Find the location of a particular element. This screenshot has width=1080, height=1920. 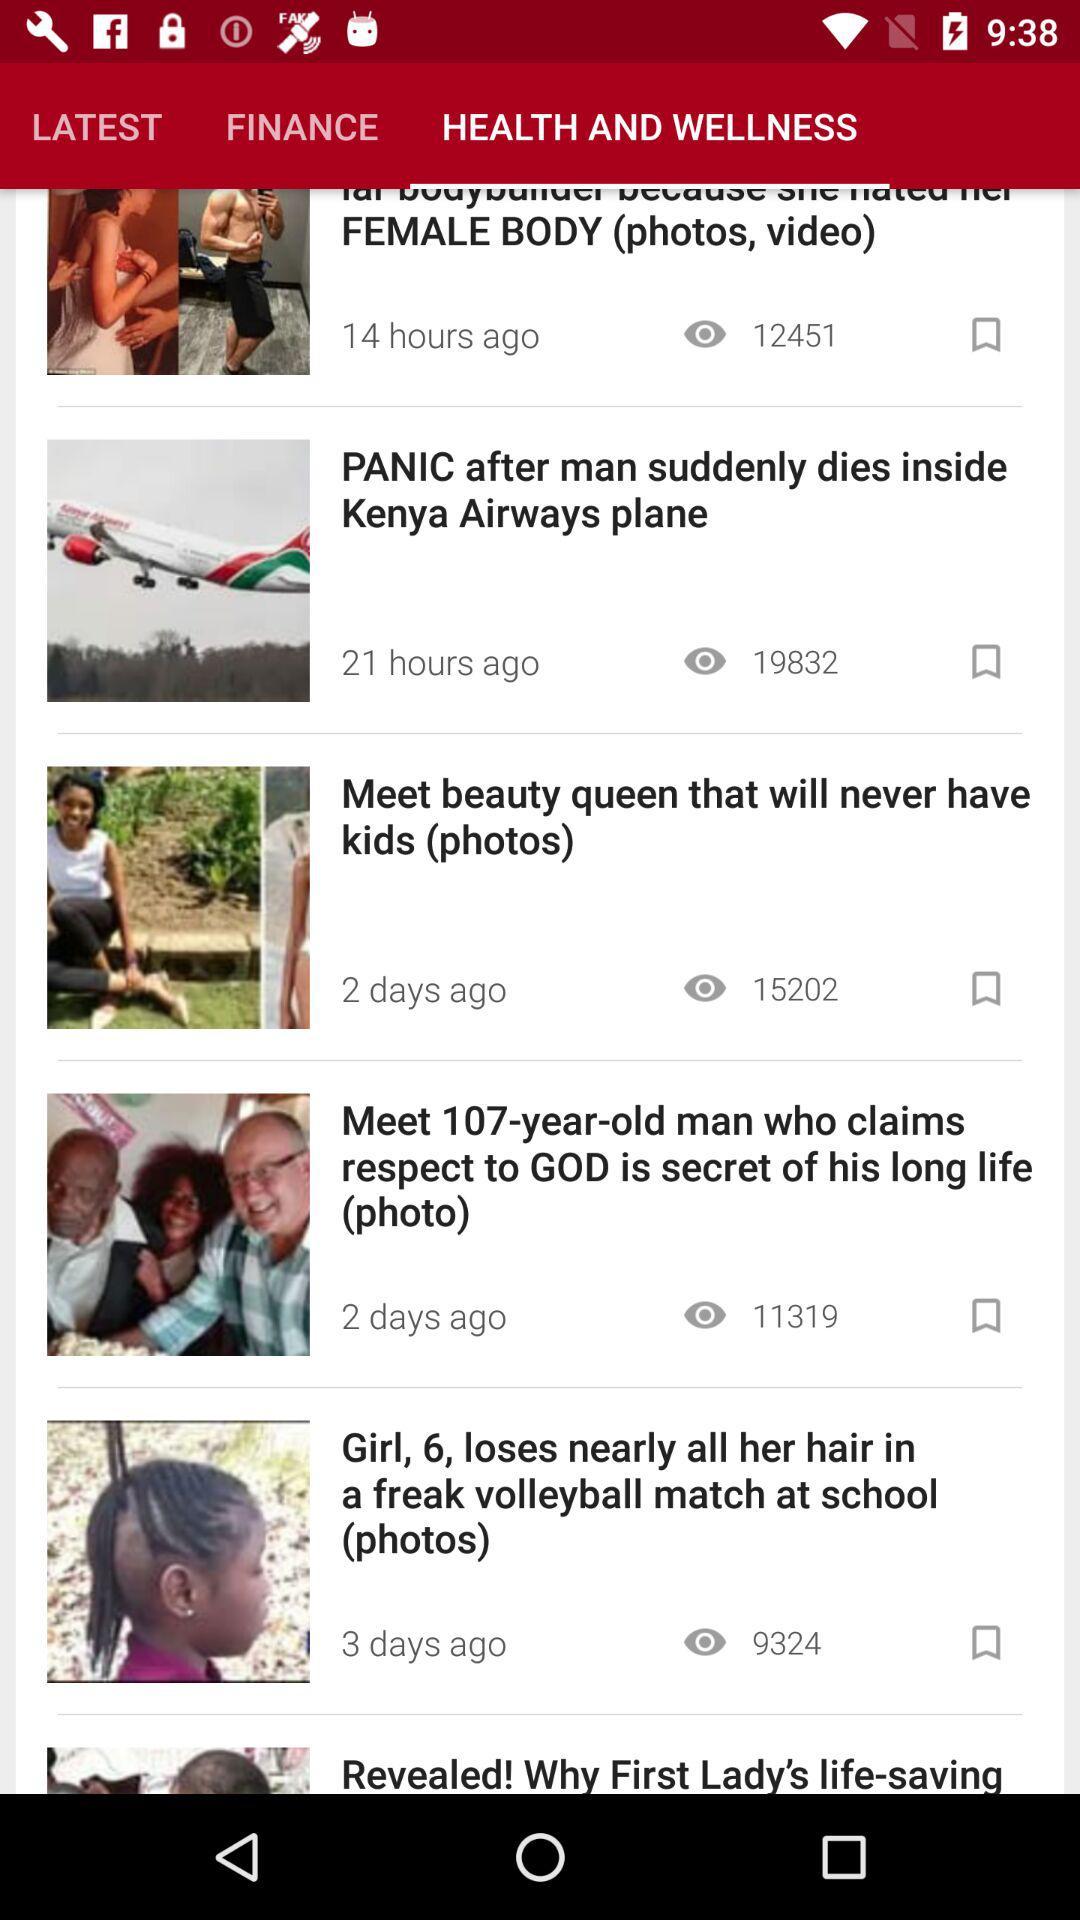

bookmark video is located at coordinates (985, 1642).